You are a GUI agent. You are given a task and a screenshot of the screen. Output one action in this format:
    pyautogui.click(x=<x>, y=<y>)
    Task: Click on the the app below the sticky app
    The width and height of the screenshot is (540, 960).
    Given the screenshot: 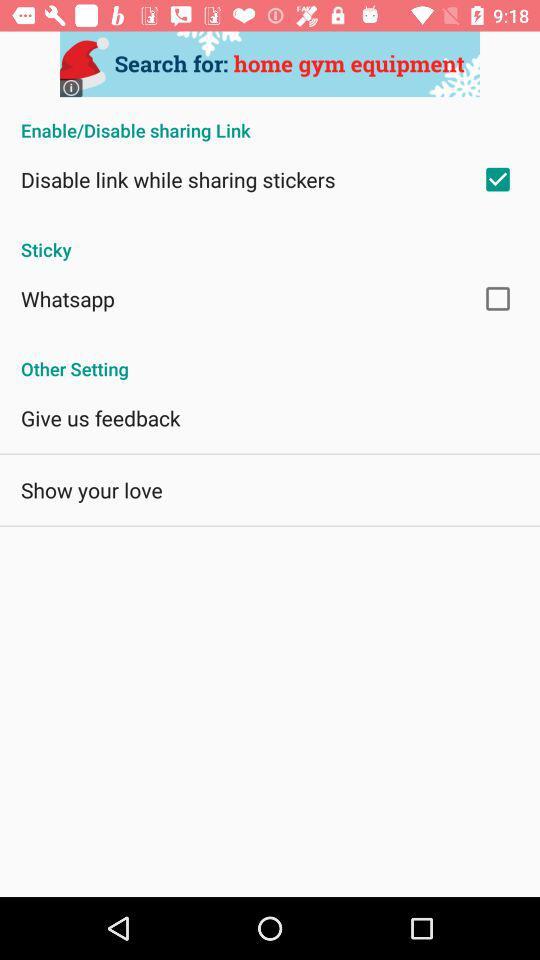 What is the action you would take?
    pyautogui.click(x=67, y=297)
    